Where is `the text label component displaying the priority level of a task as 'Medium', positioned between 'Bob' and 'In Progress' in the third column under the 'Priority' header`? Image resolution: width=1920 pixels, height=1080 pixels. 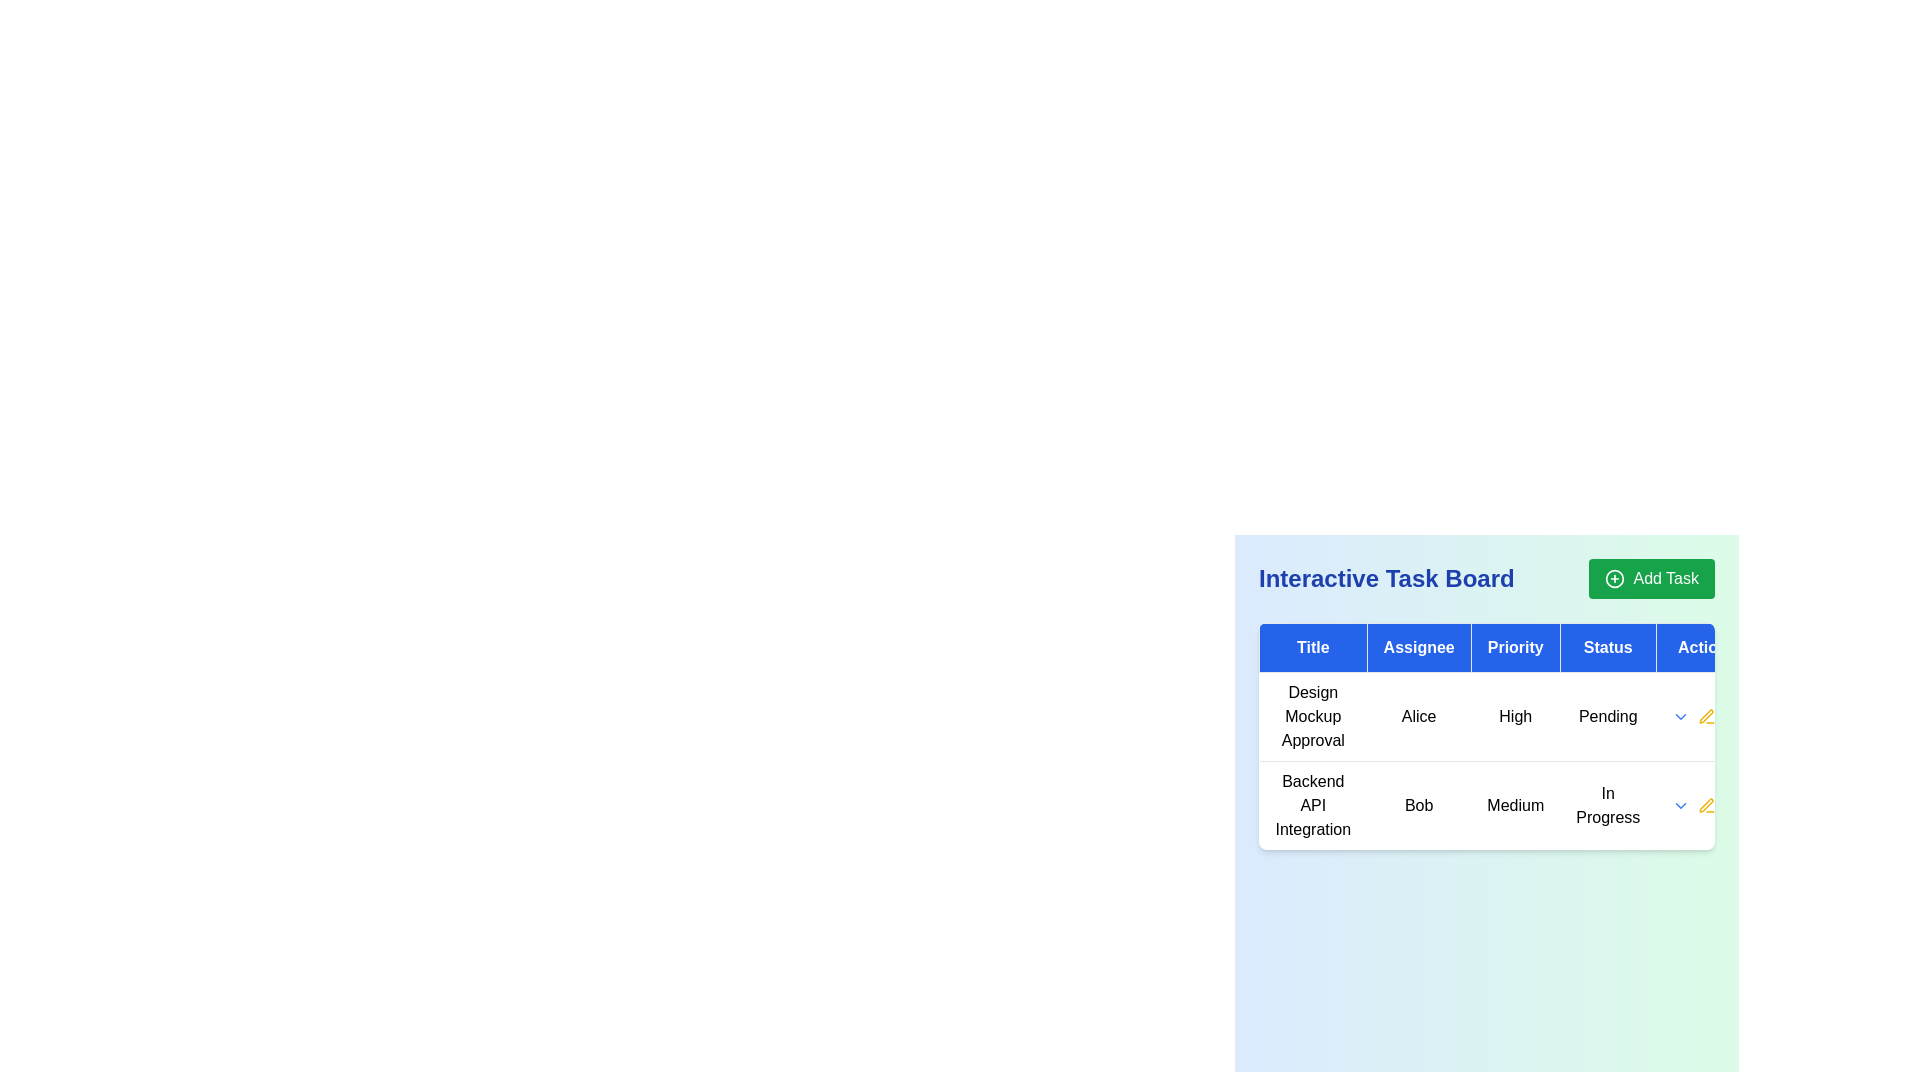 the text label component displaying the priority level of a task as 'Medium', positioned between 'Bob' and 'In Progress' in the third column under the 'Priority' header is located at coordinates (1515, 804).